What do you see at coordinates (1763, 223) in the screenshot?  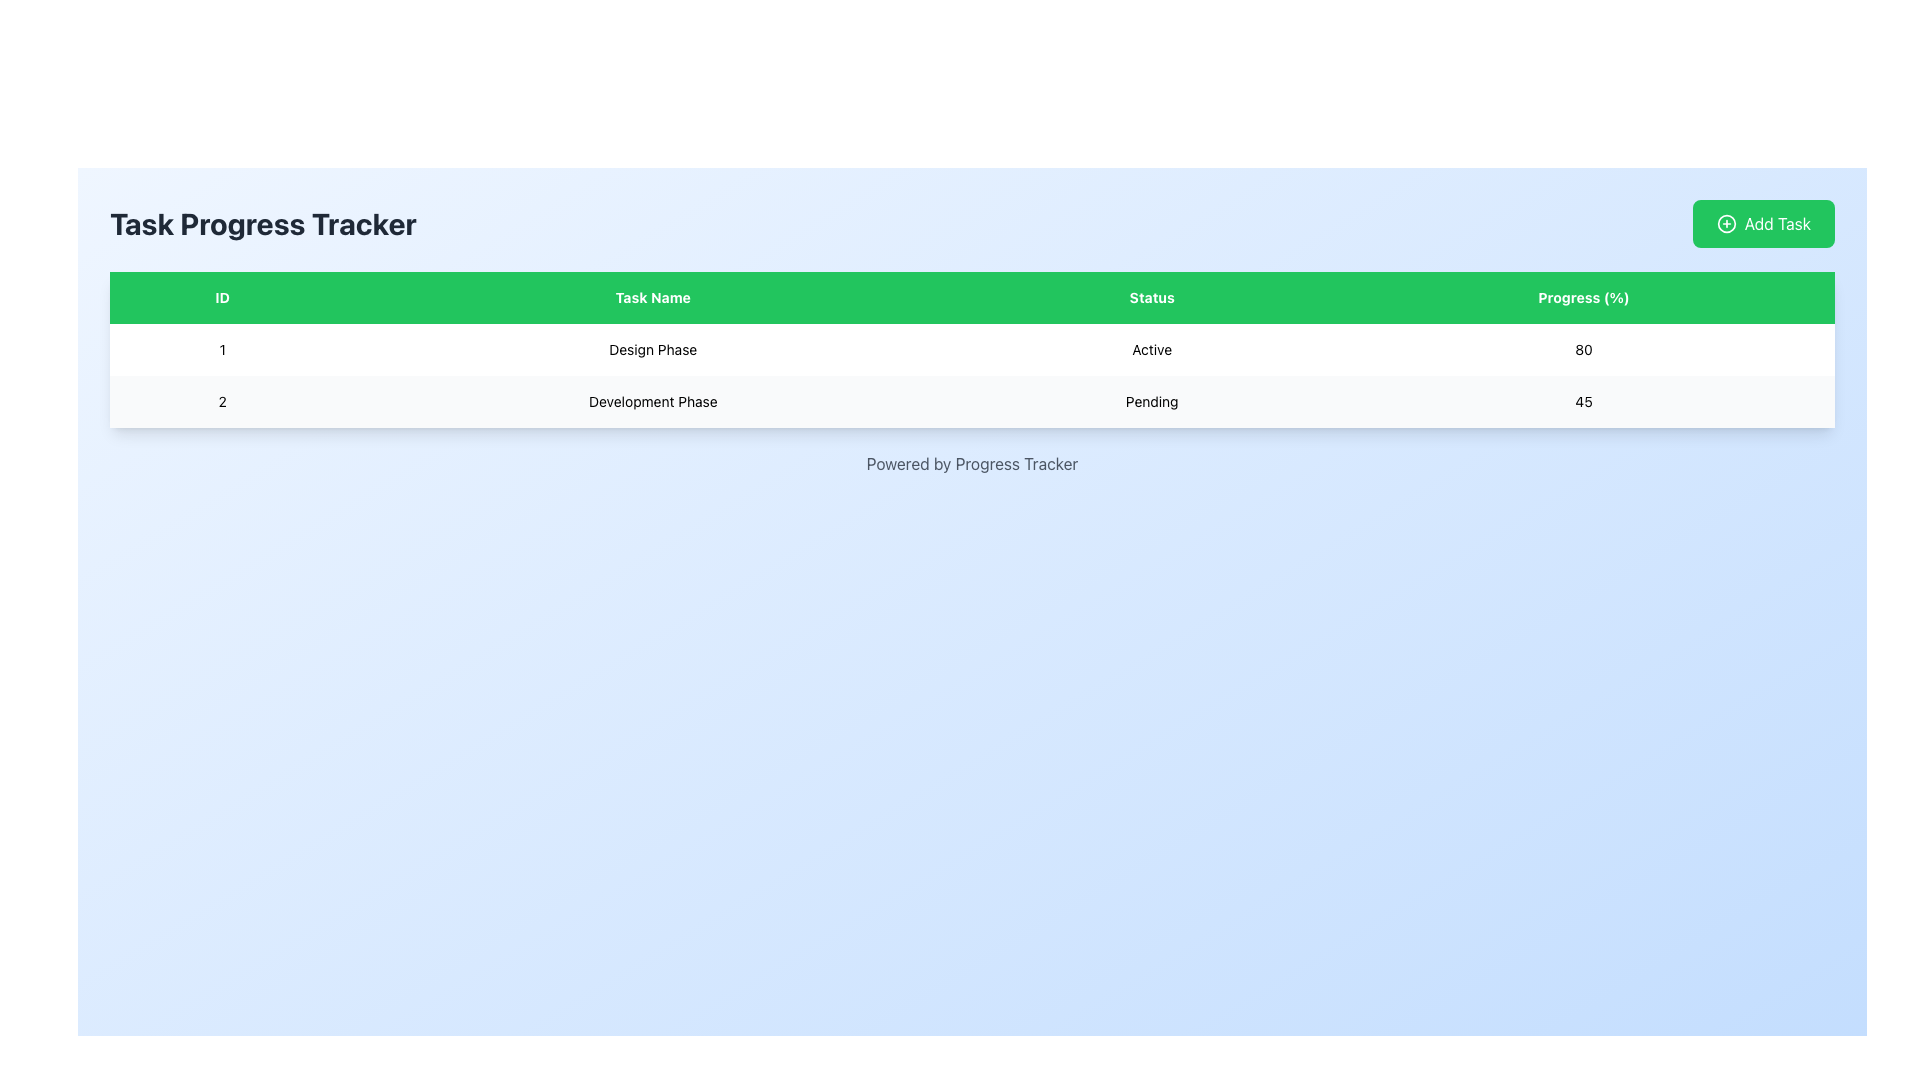 I see `the 'Add Task' button located at the top-right corner of the main interface next to the 'Task Progress Tracker' title` at bounding box center [1763, 223].